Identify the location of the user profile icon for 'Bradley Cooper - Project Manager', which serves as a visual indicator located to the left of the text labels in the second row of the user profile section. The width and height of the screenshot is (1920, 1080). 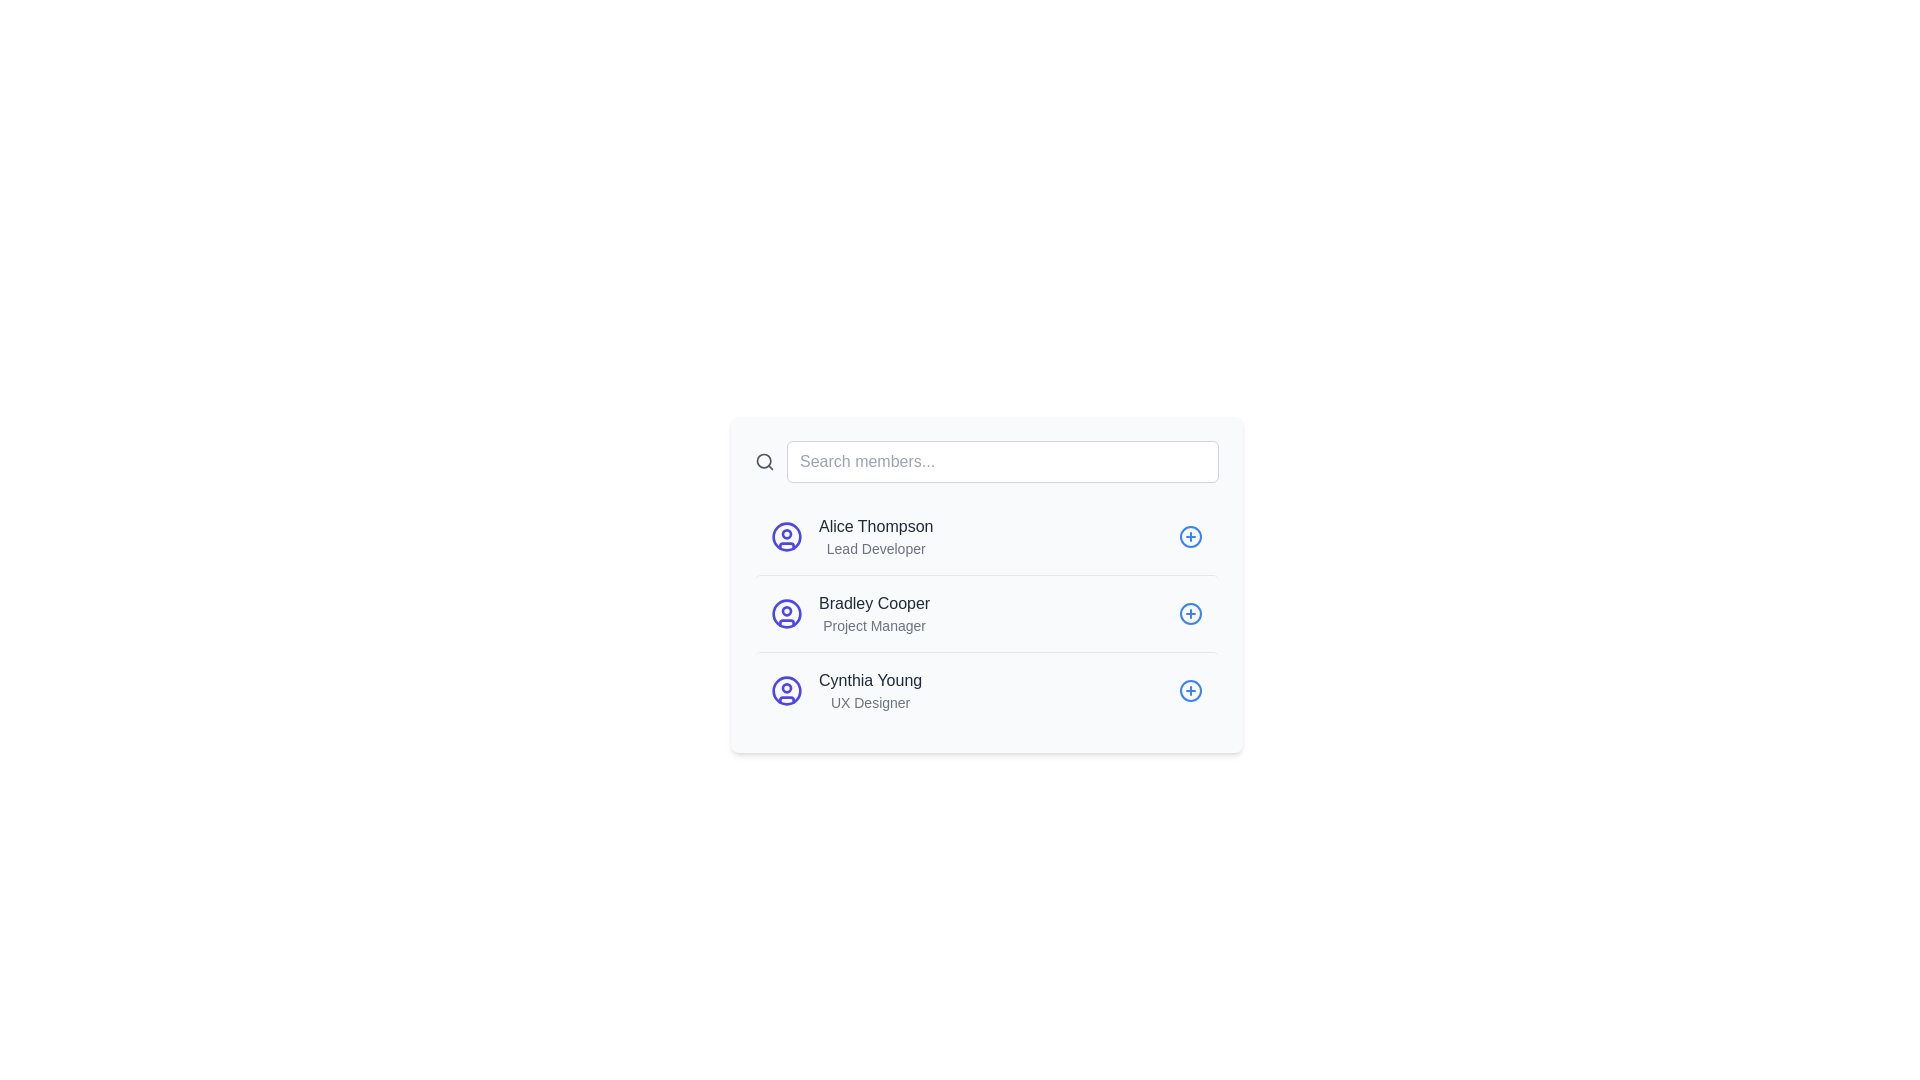
(786, 612).